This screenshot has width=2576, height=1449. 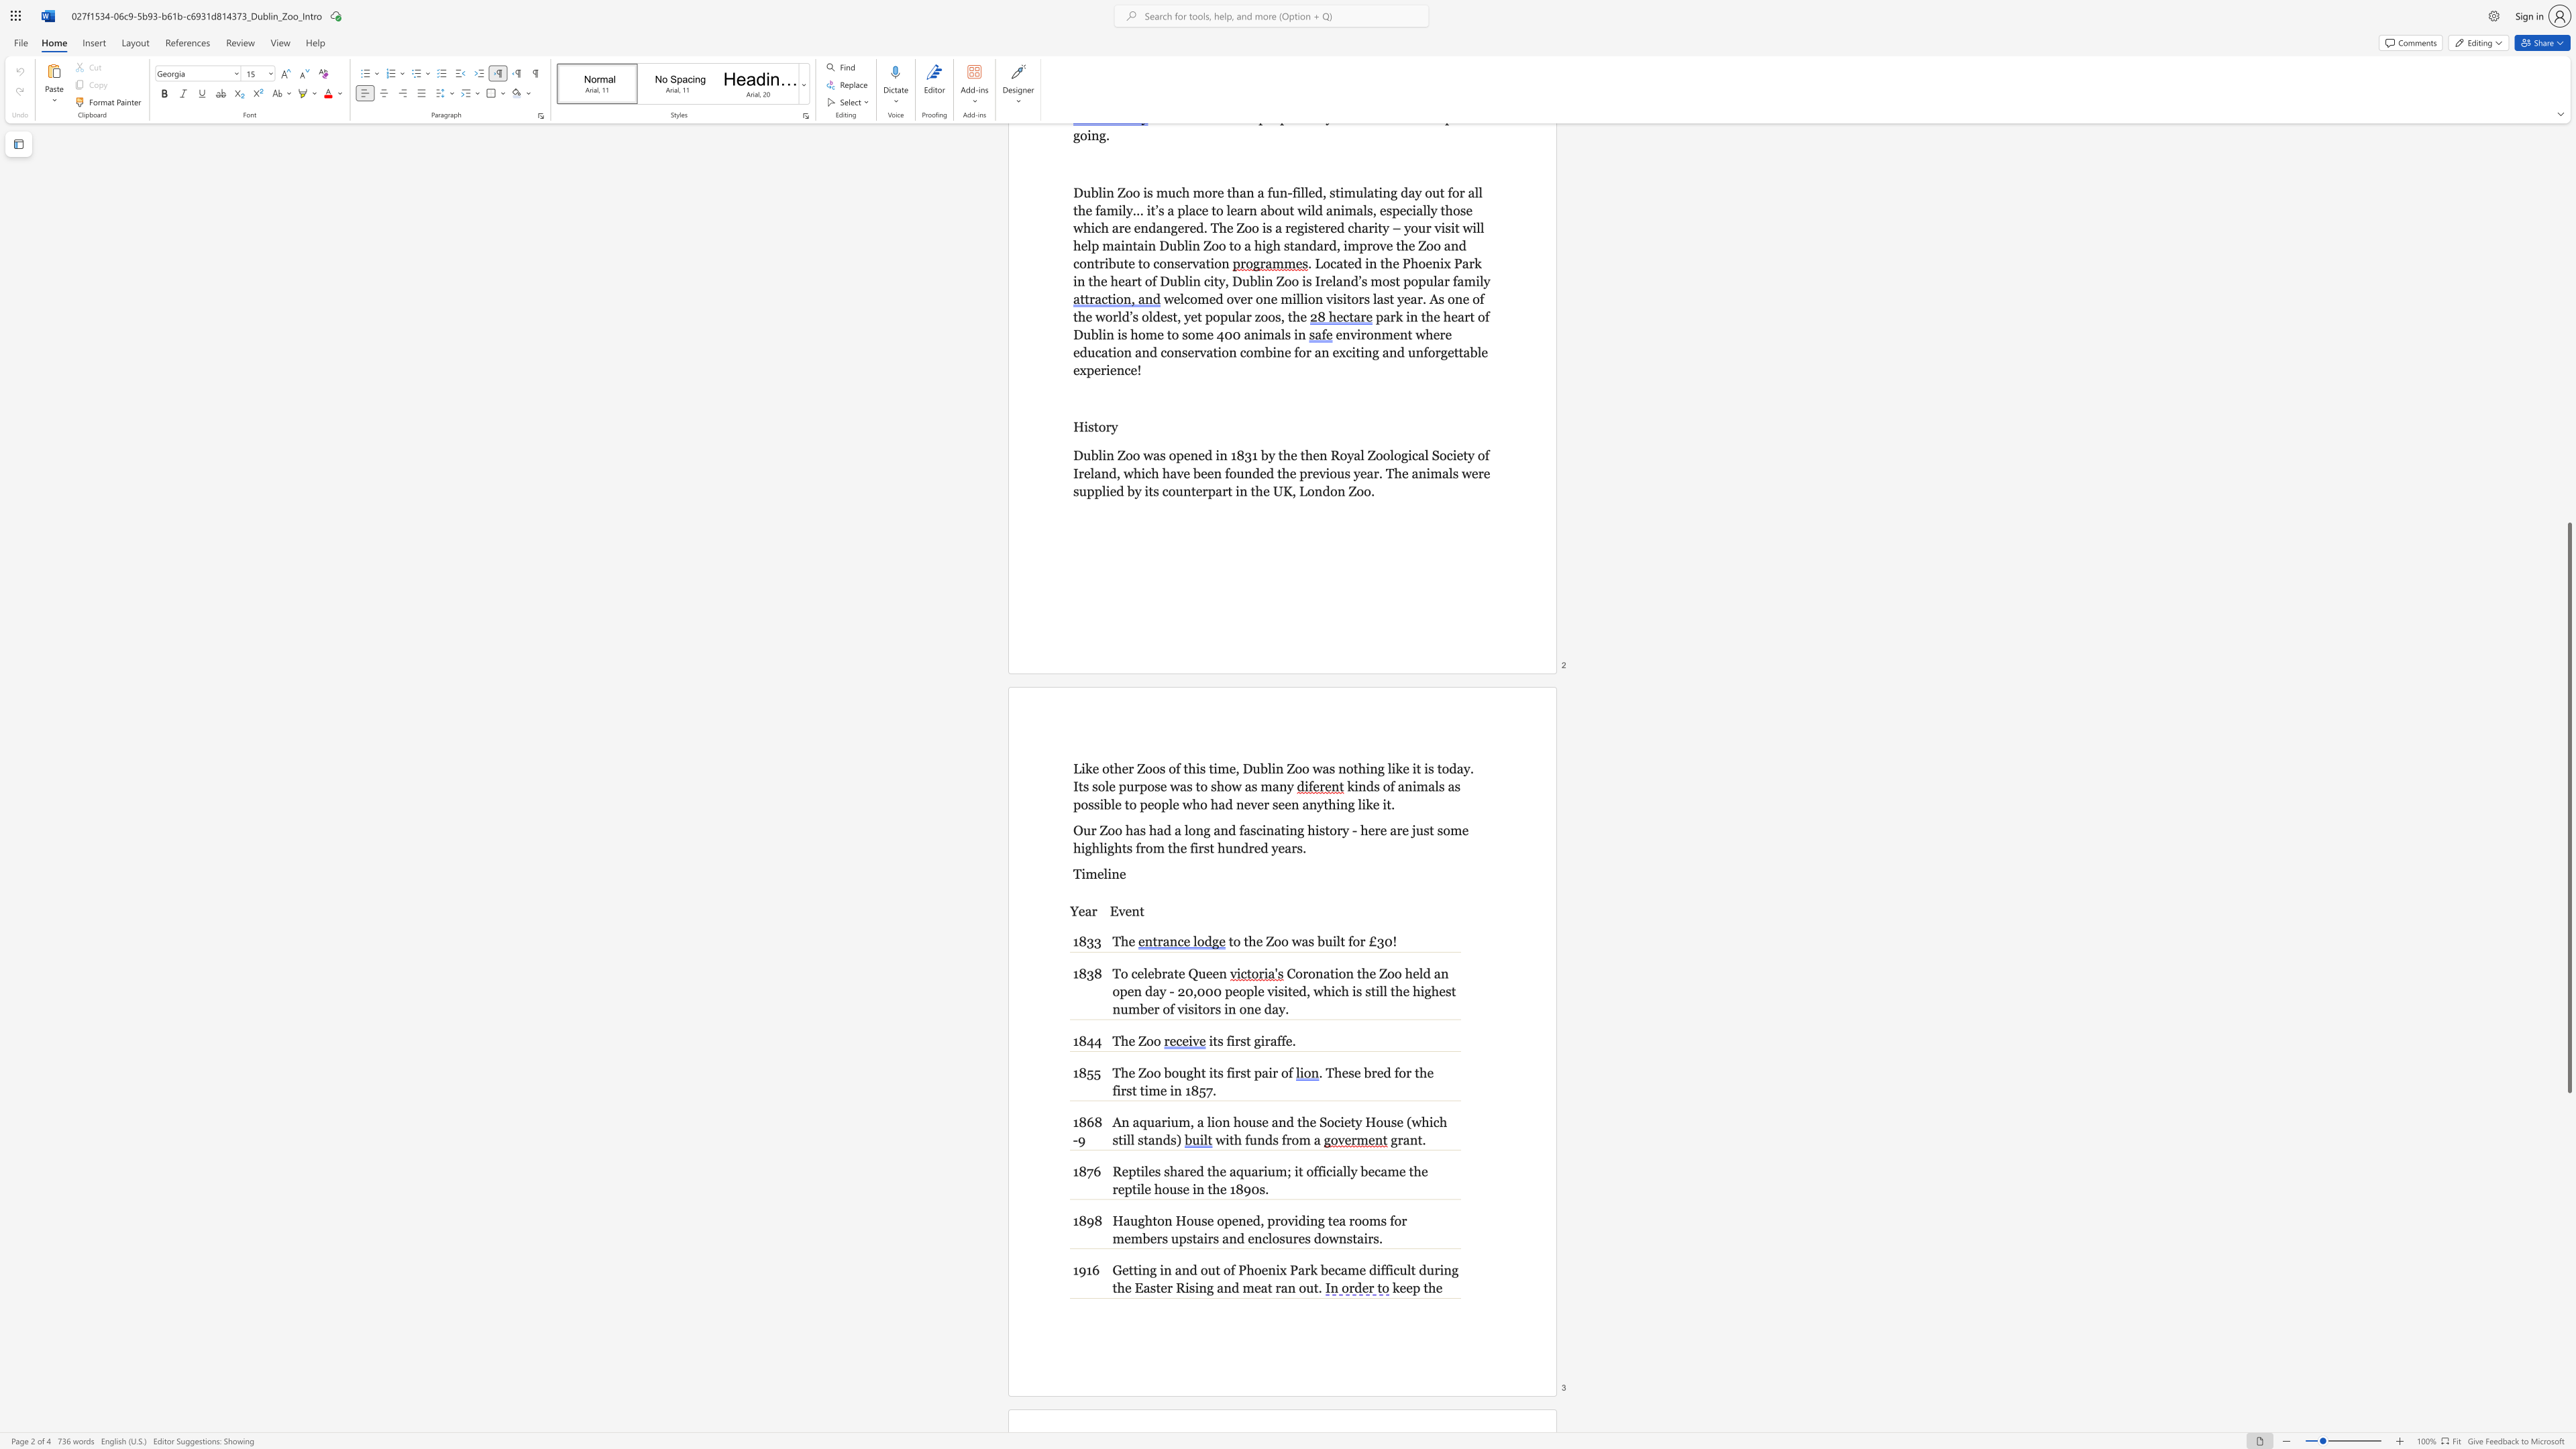 What do you see at coordinates (1261, 1072) in the screenshot?
I see `the subset text "air" within the text "The Zoo bought its first pair of"` at bounding box center [1261, 1072].